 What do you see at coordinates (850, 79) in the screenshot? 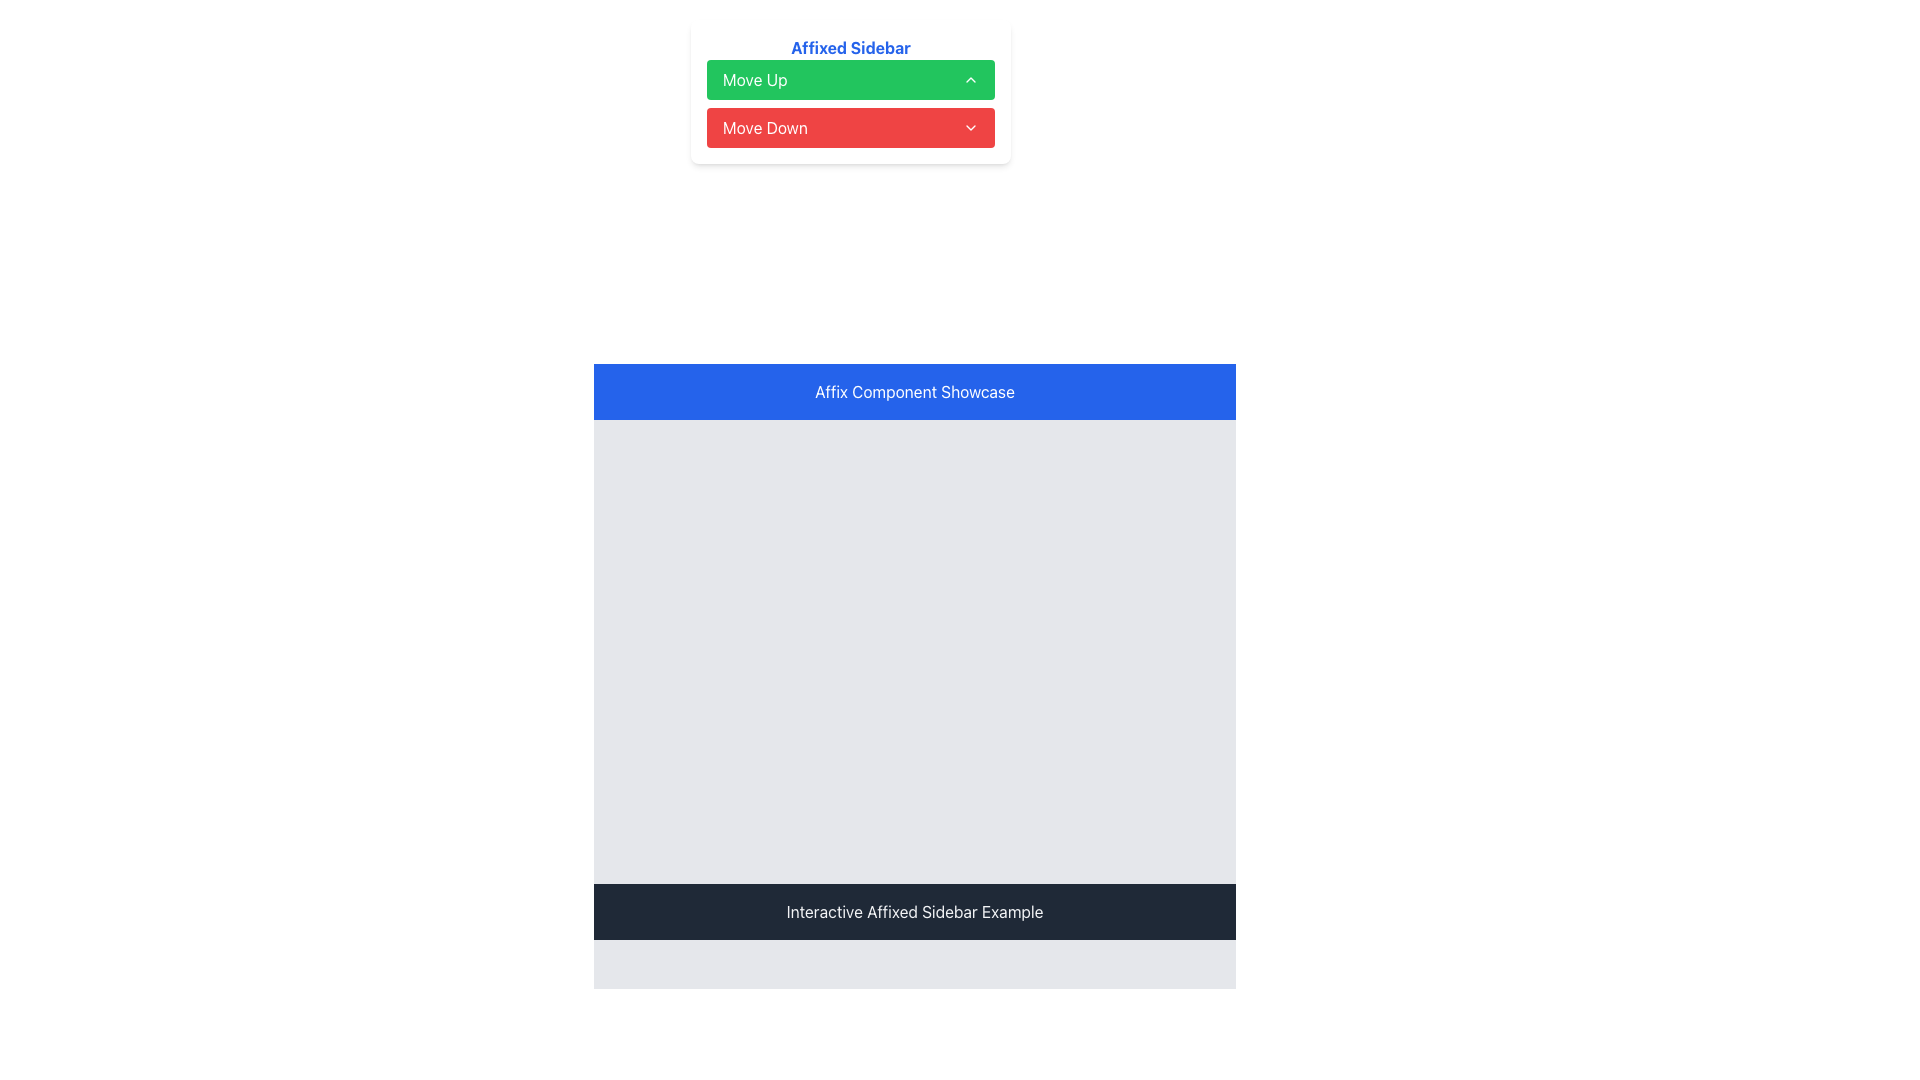
I see `the 'Move Up' button located at the top of the vertical stack under 'Affixed Sidebar' to observe the hover effect` at bounding box center [850, 79].